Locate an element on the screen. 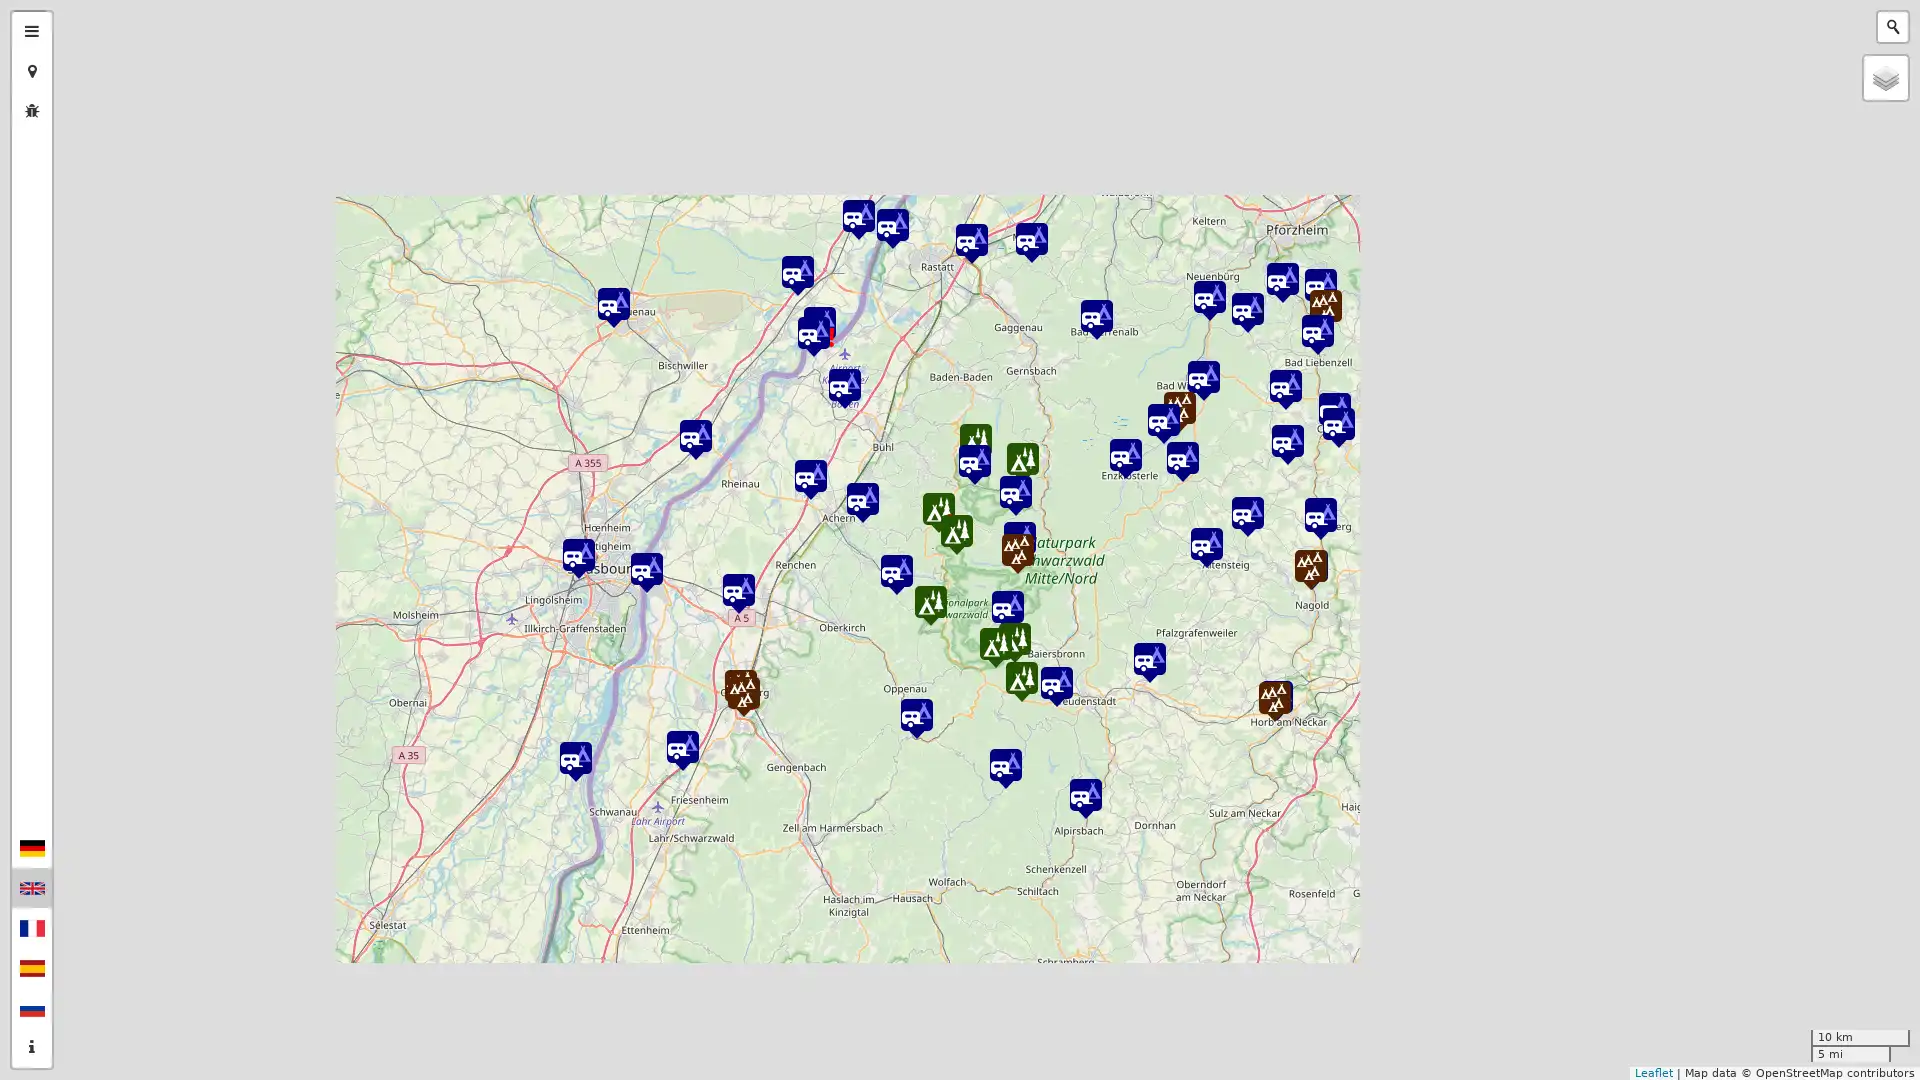 This screenshot has height=1080, width=1920. Zoom out is located at coordinates (76, 56).